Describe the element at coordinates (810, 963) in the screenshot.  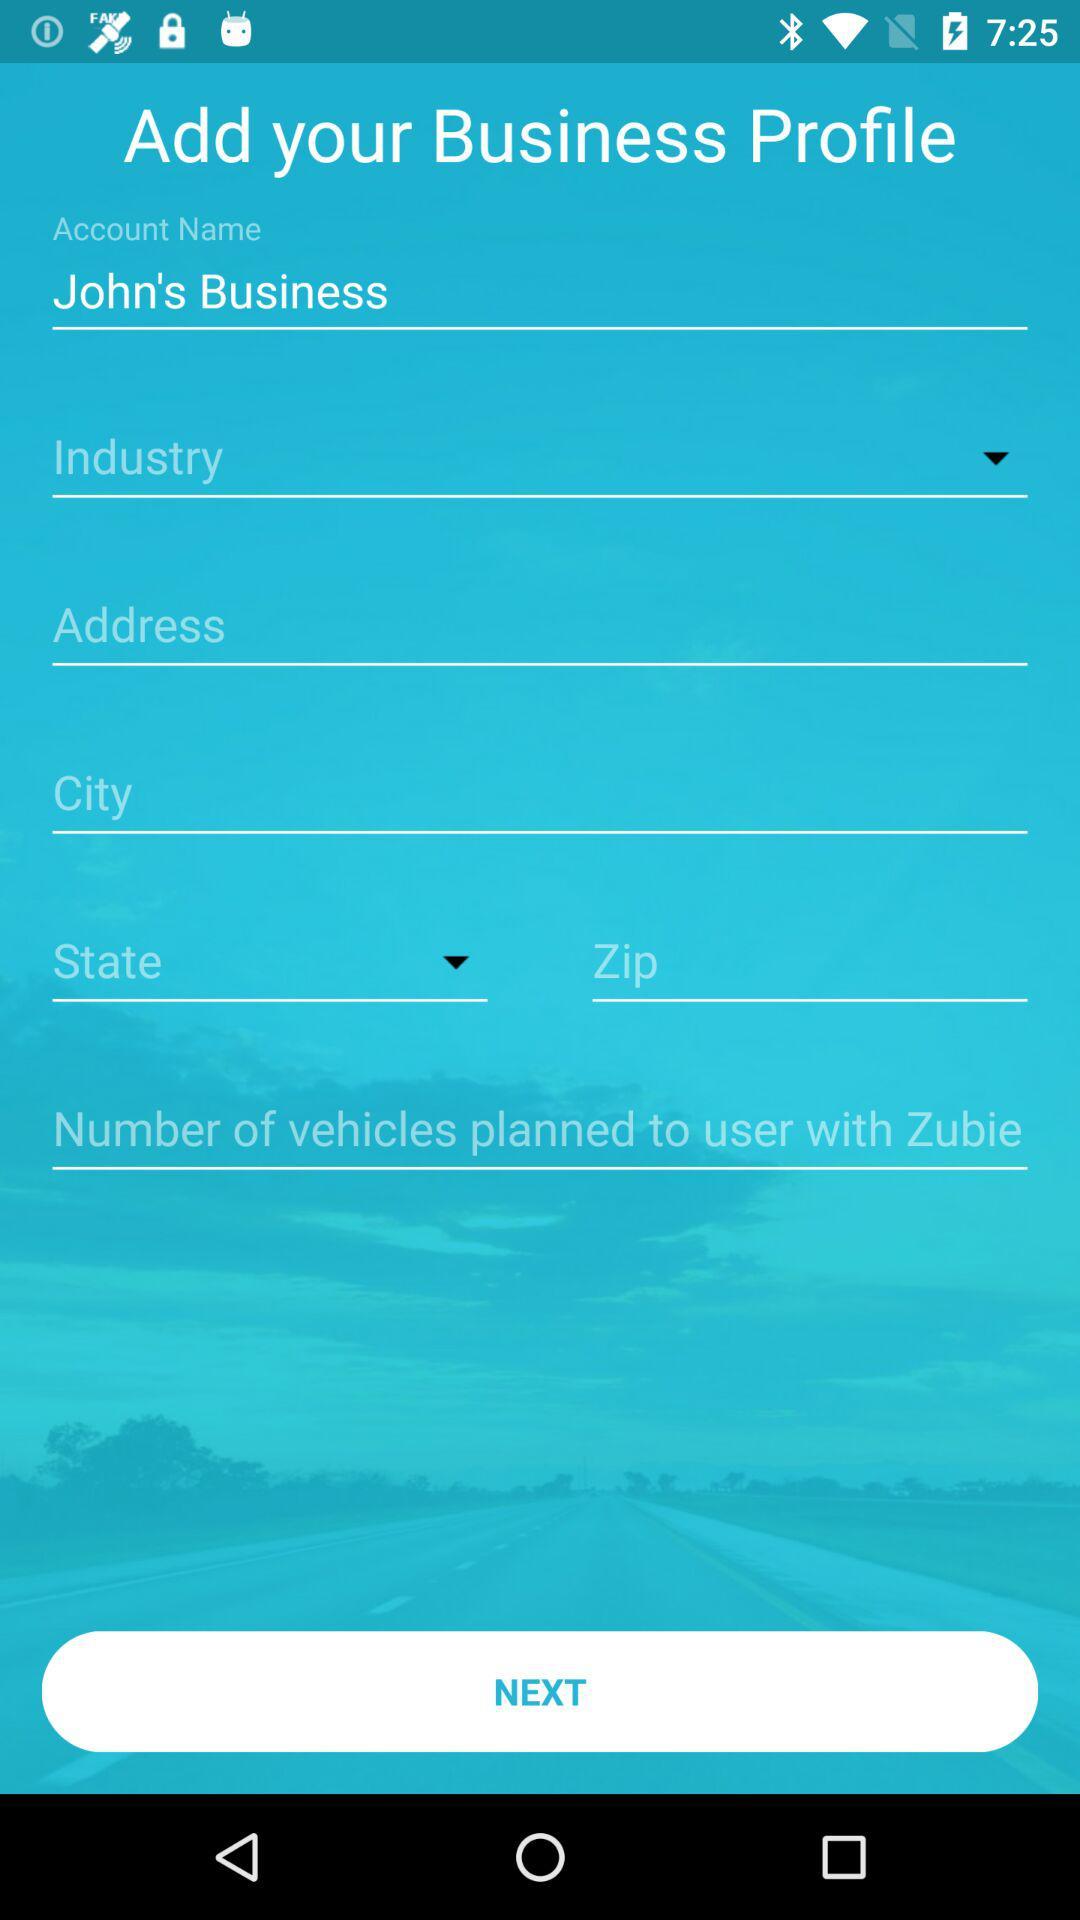
I see `zip code` at that location.